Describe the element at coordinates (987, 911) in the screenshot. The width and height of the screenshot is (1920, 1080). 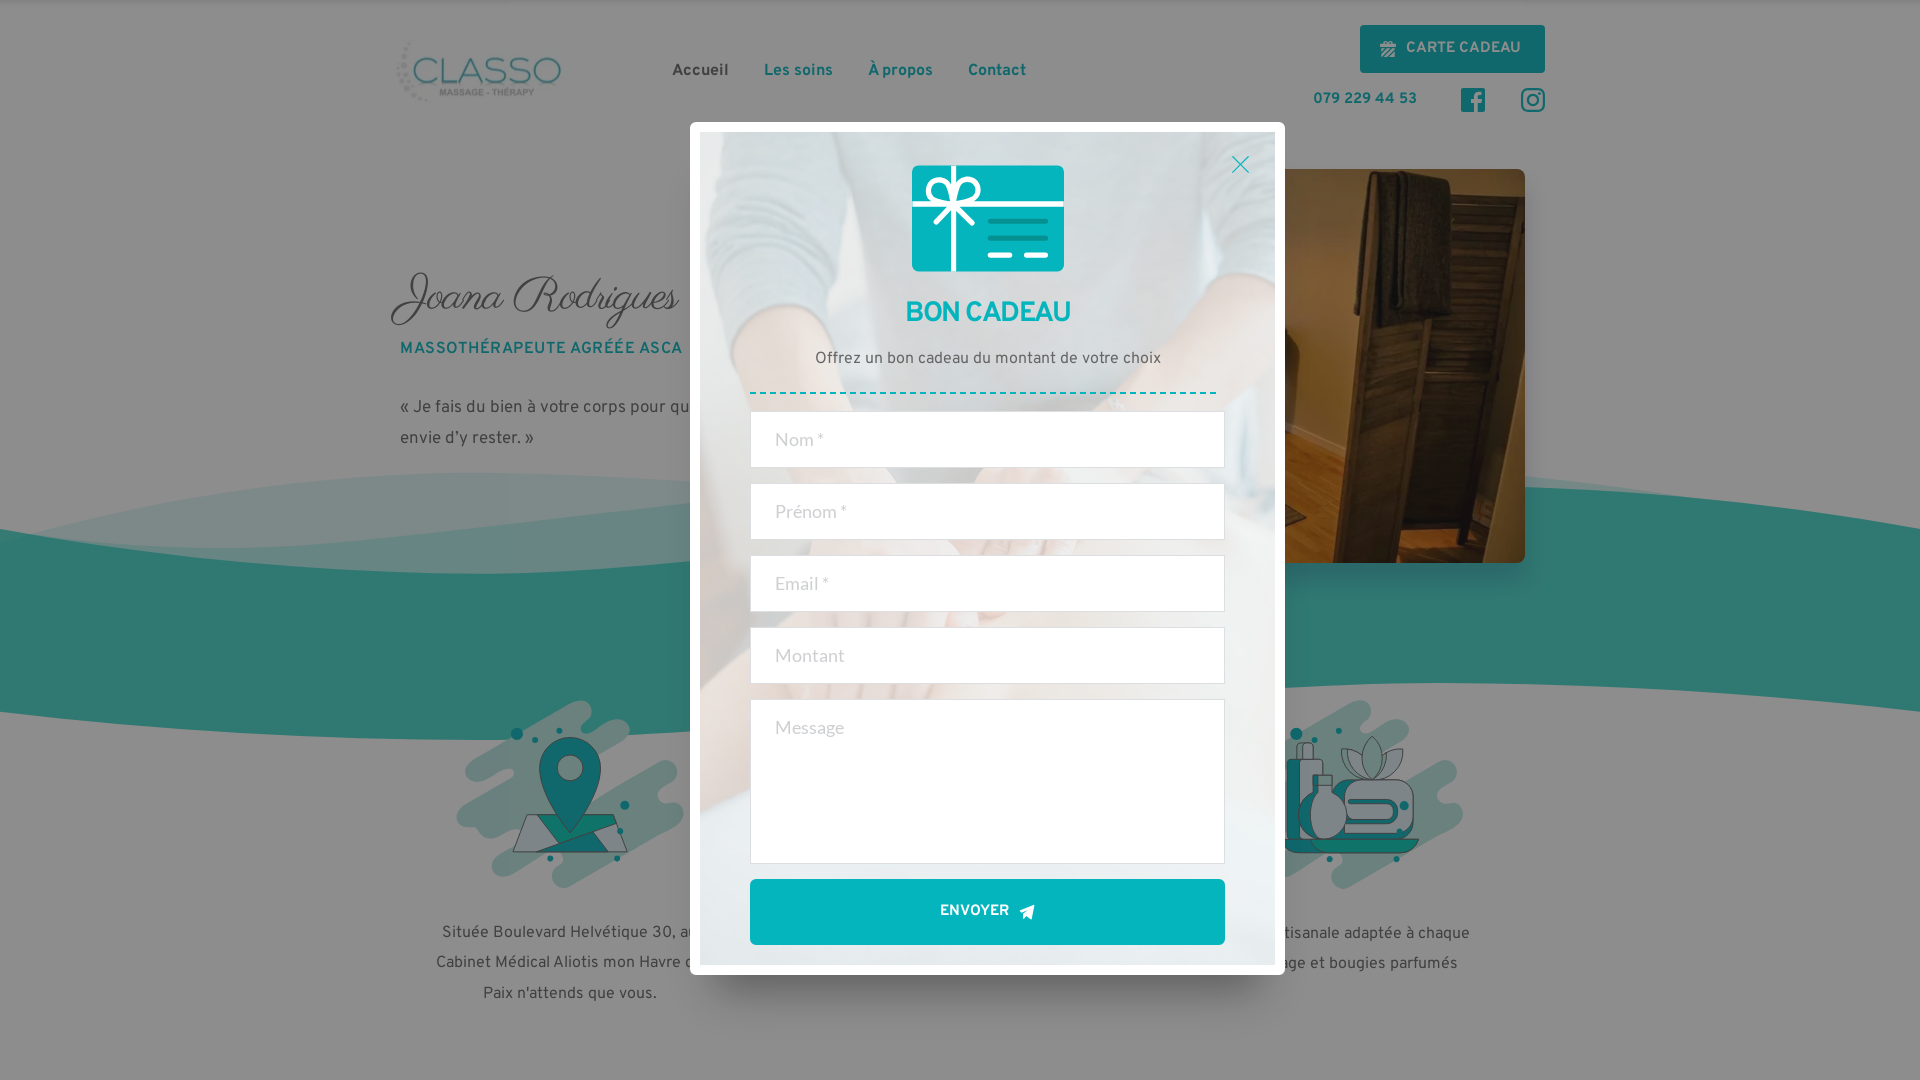
I see `'ENVOYER'` at that location.